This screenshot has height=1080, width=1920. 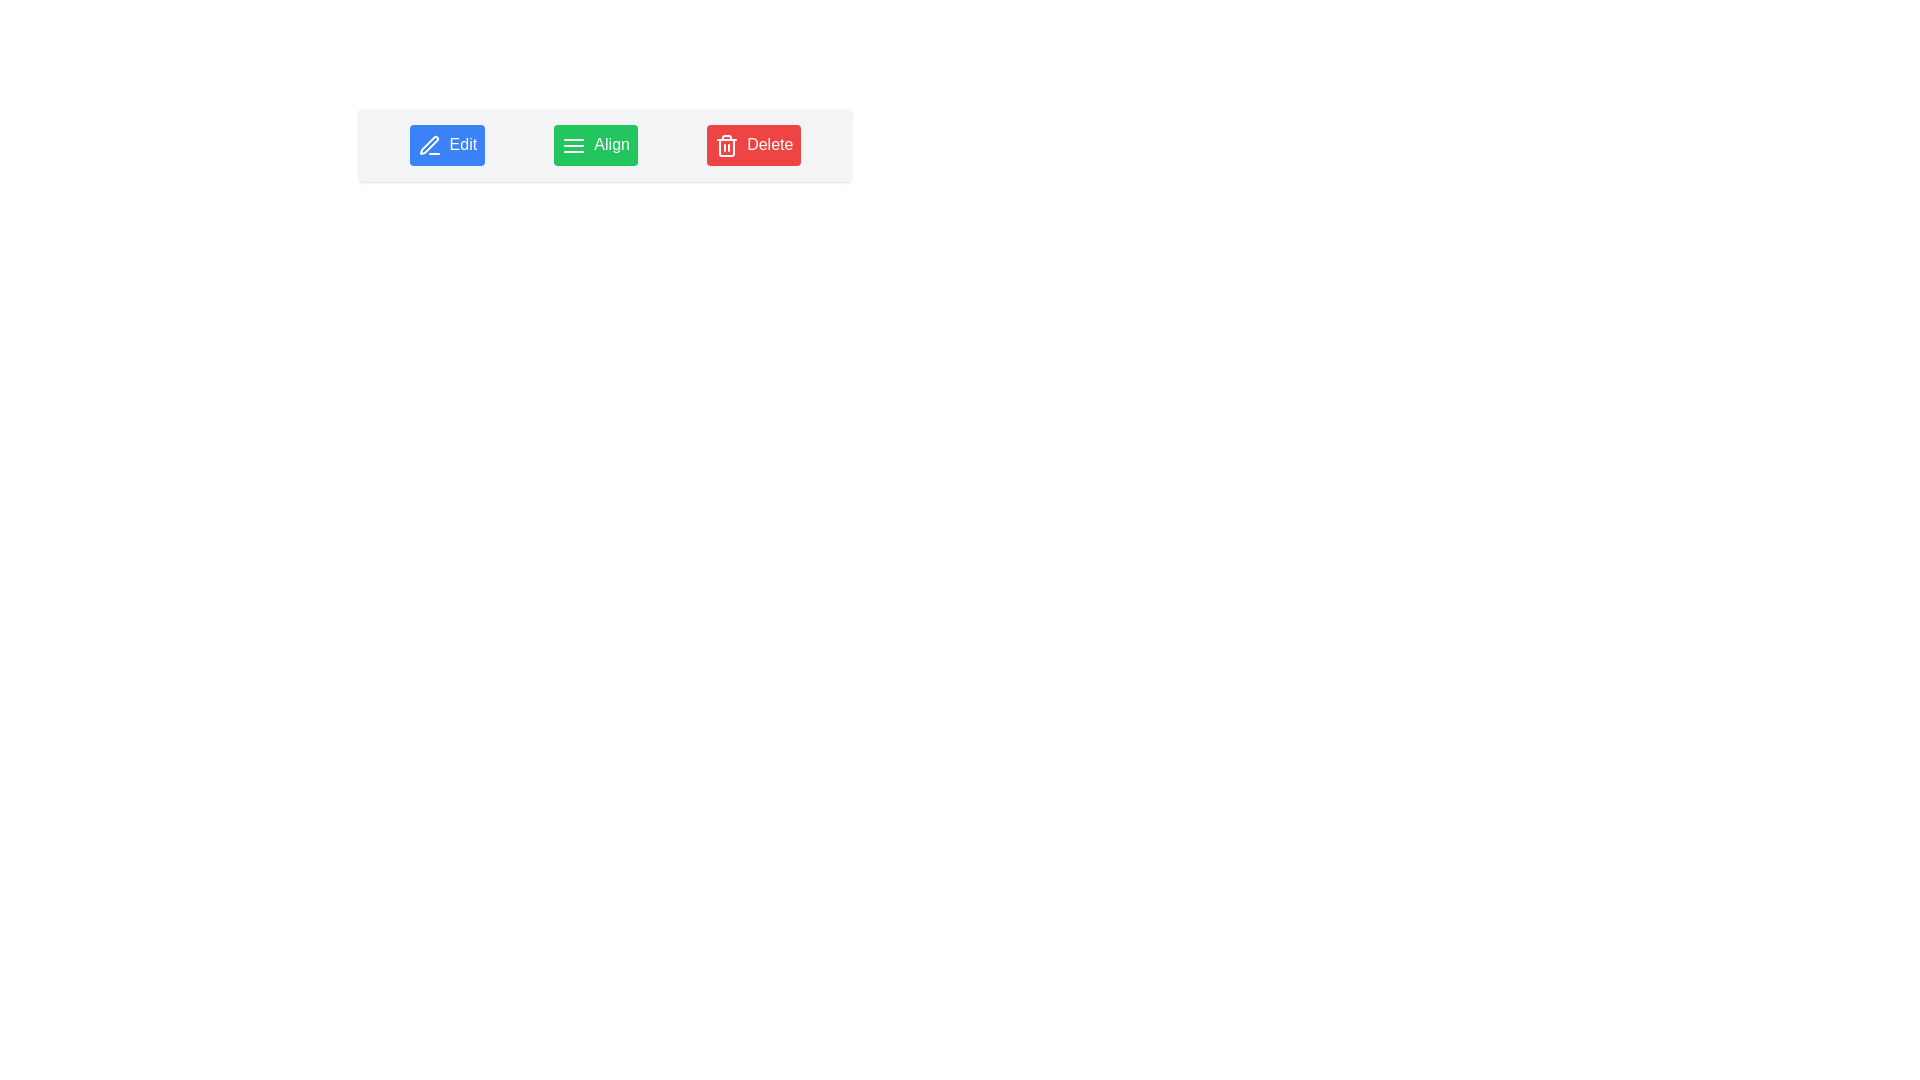 What do you see at coordinates (726, 146) in the screenshot?
I see `the trash bin icon representing the delete action, located within the red 'Delete' button on the far right of the button layout` at bounding box center [726, 146].